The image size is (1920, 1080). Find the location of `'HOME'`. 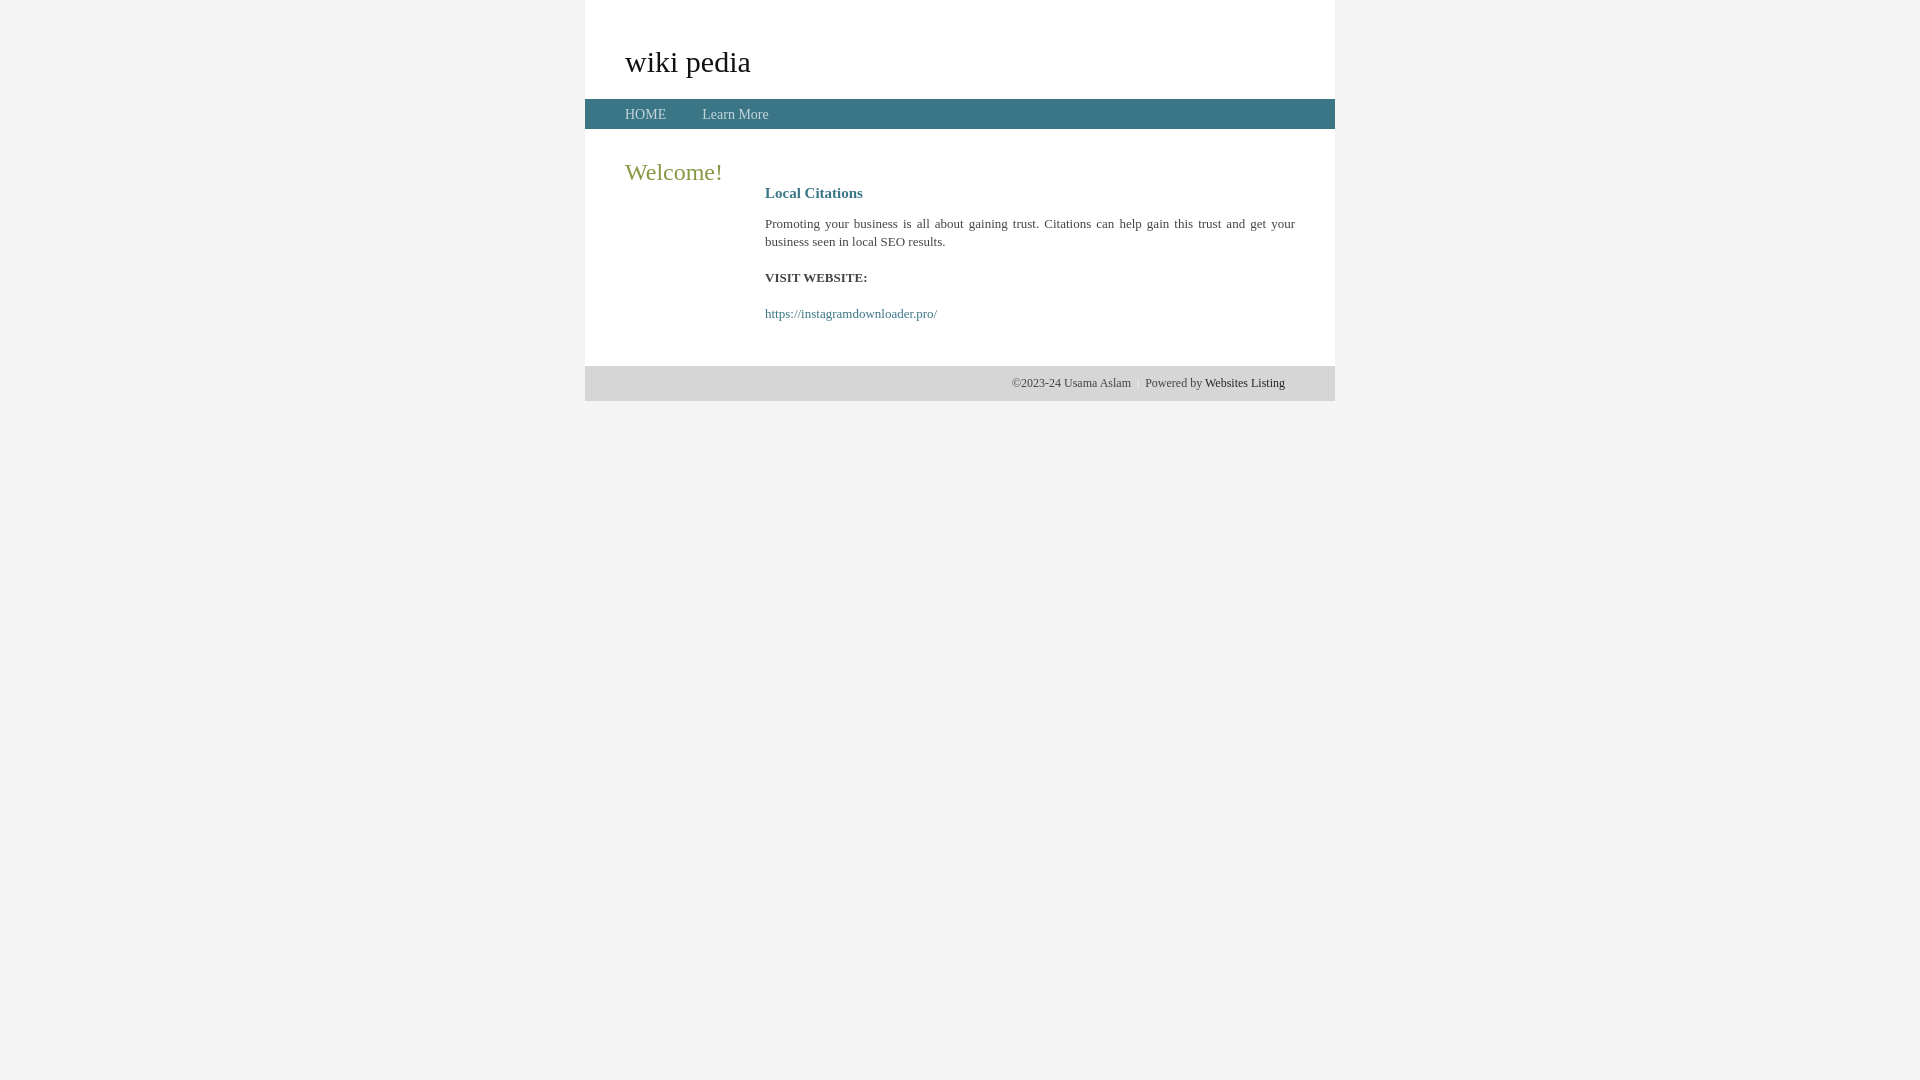

'HOME' is located at coordinates (623, 114).